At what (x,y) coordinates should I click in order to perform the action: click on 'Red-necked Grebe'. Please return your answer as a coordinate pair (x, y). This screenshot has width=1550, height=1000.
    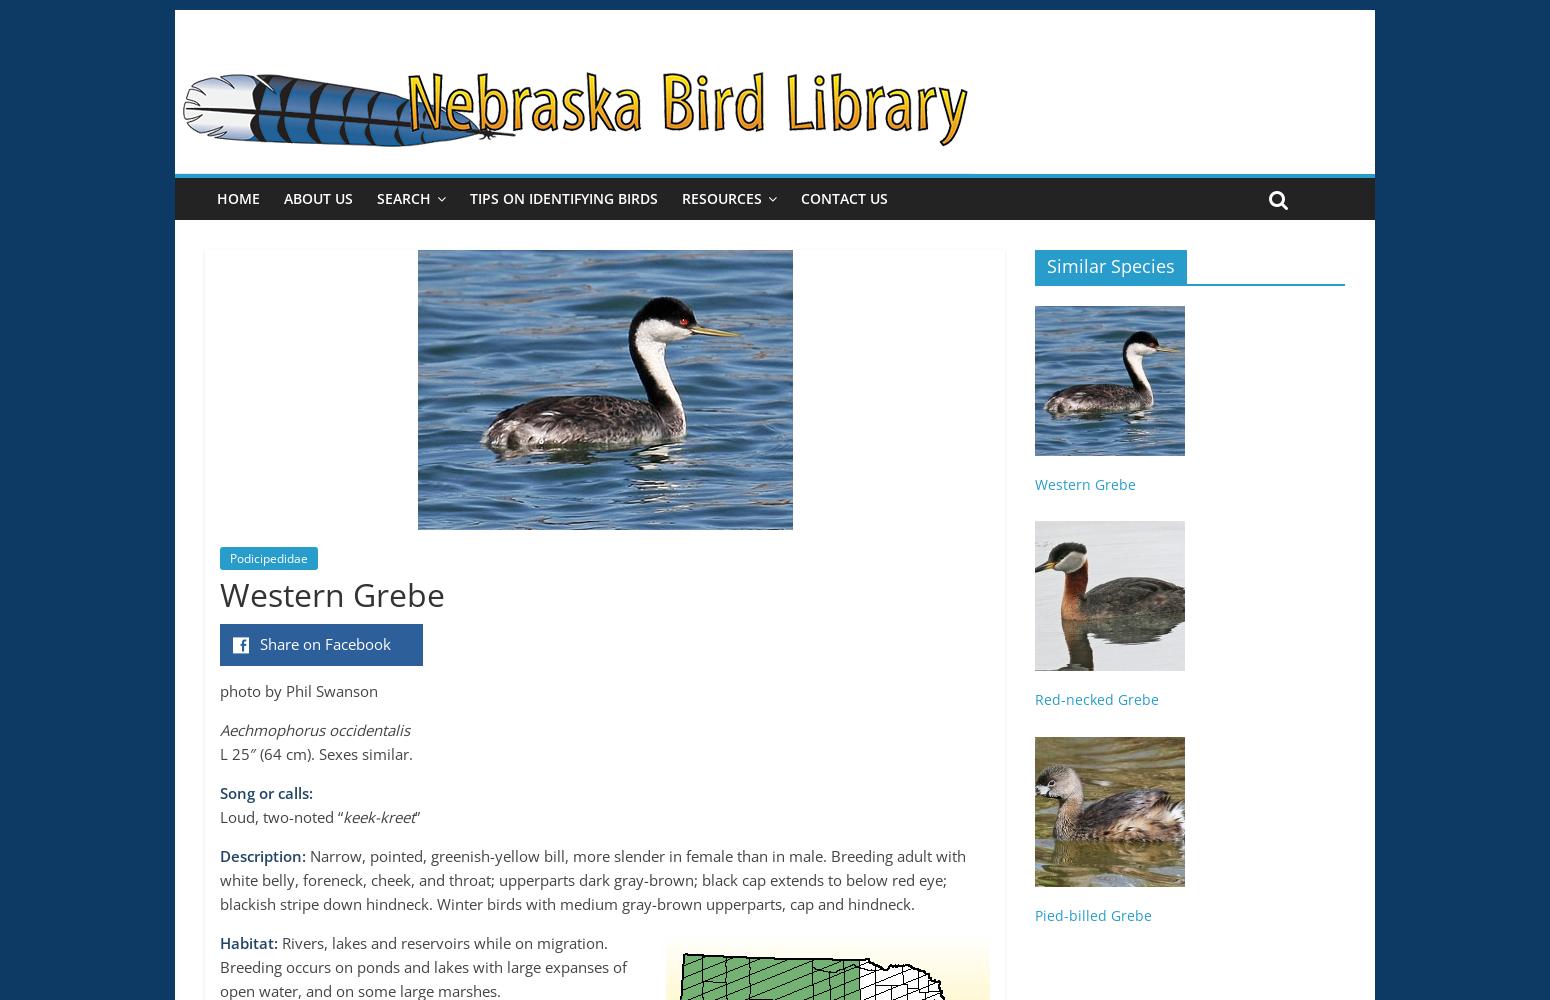
    Looking at the image, I should click on (1034, 698).